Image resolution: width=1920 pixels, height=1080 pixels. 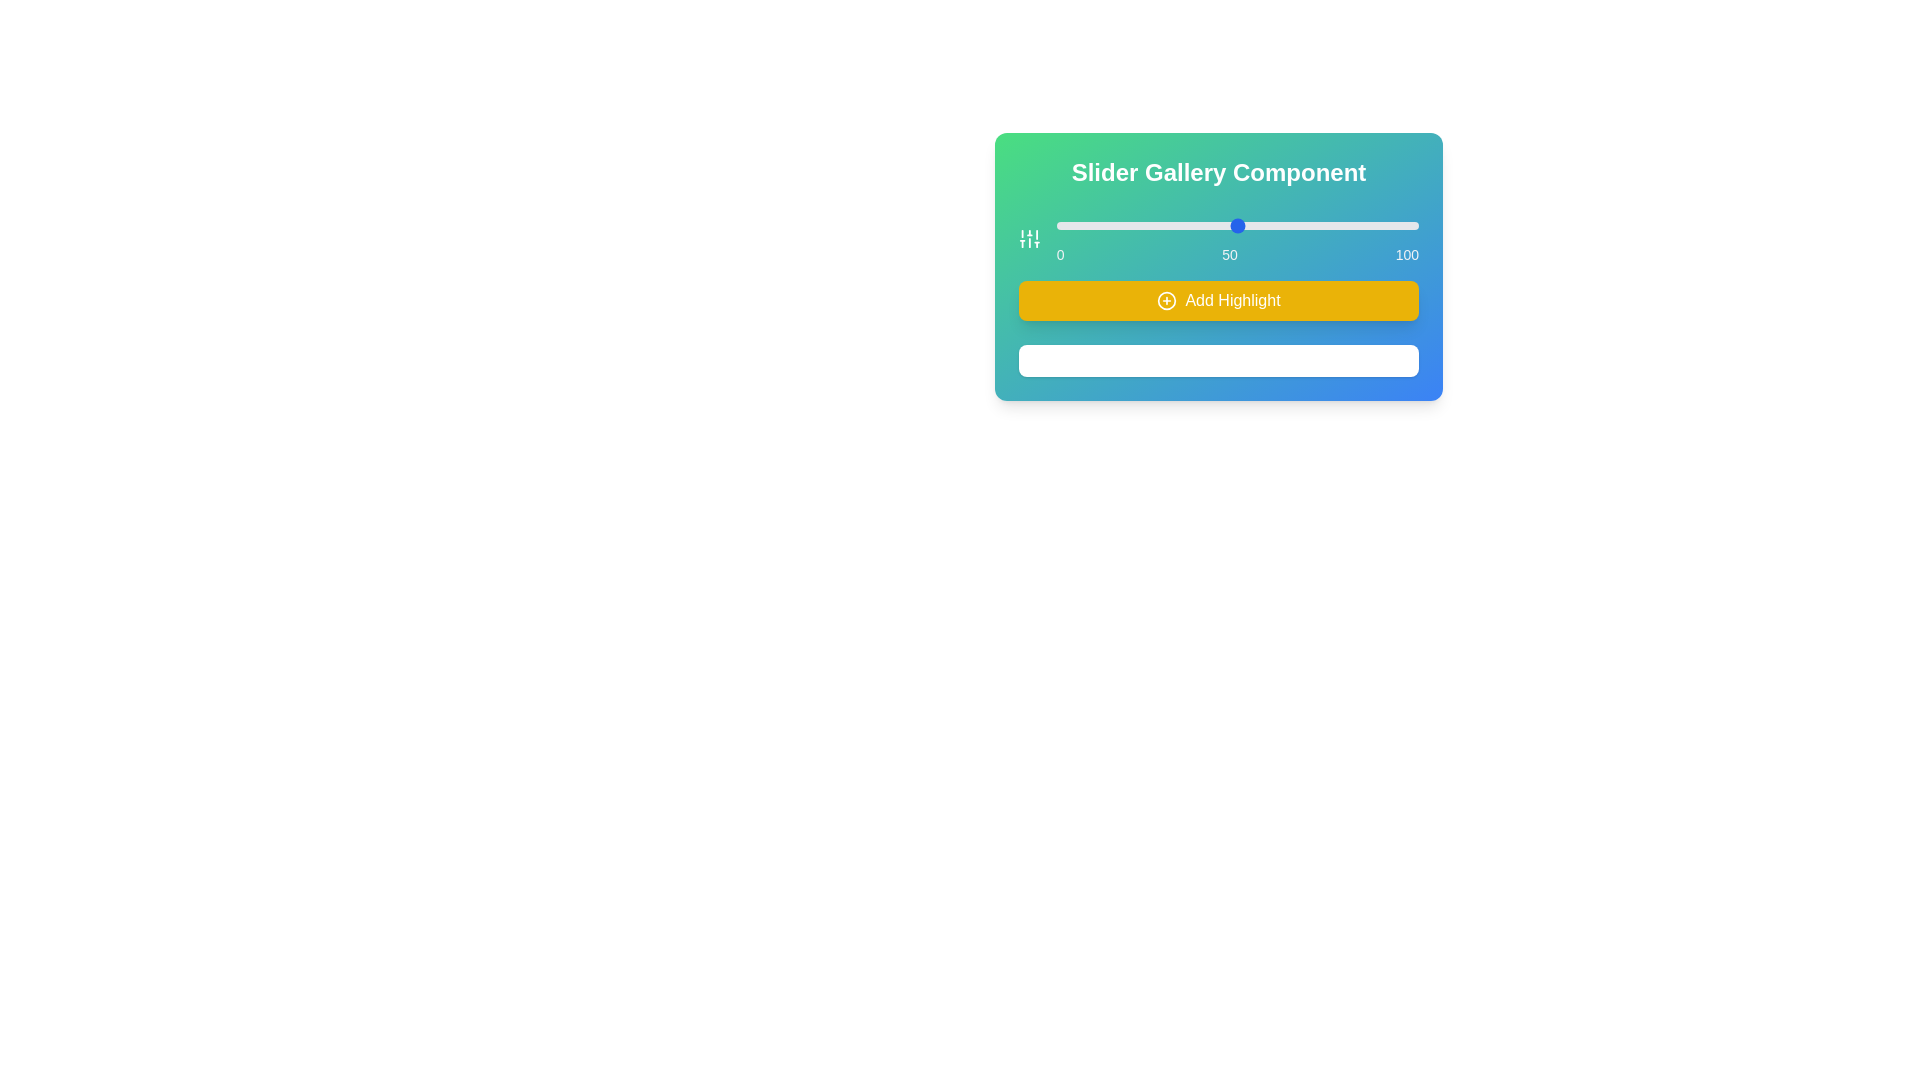 What do you see at coordinates (1132, 225) in the screenshot?
I see `the slider value` at bounding box center [1132, 225].